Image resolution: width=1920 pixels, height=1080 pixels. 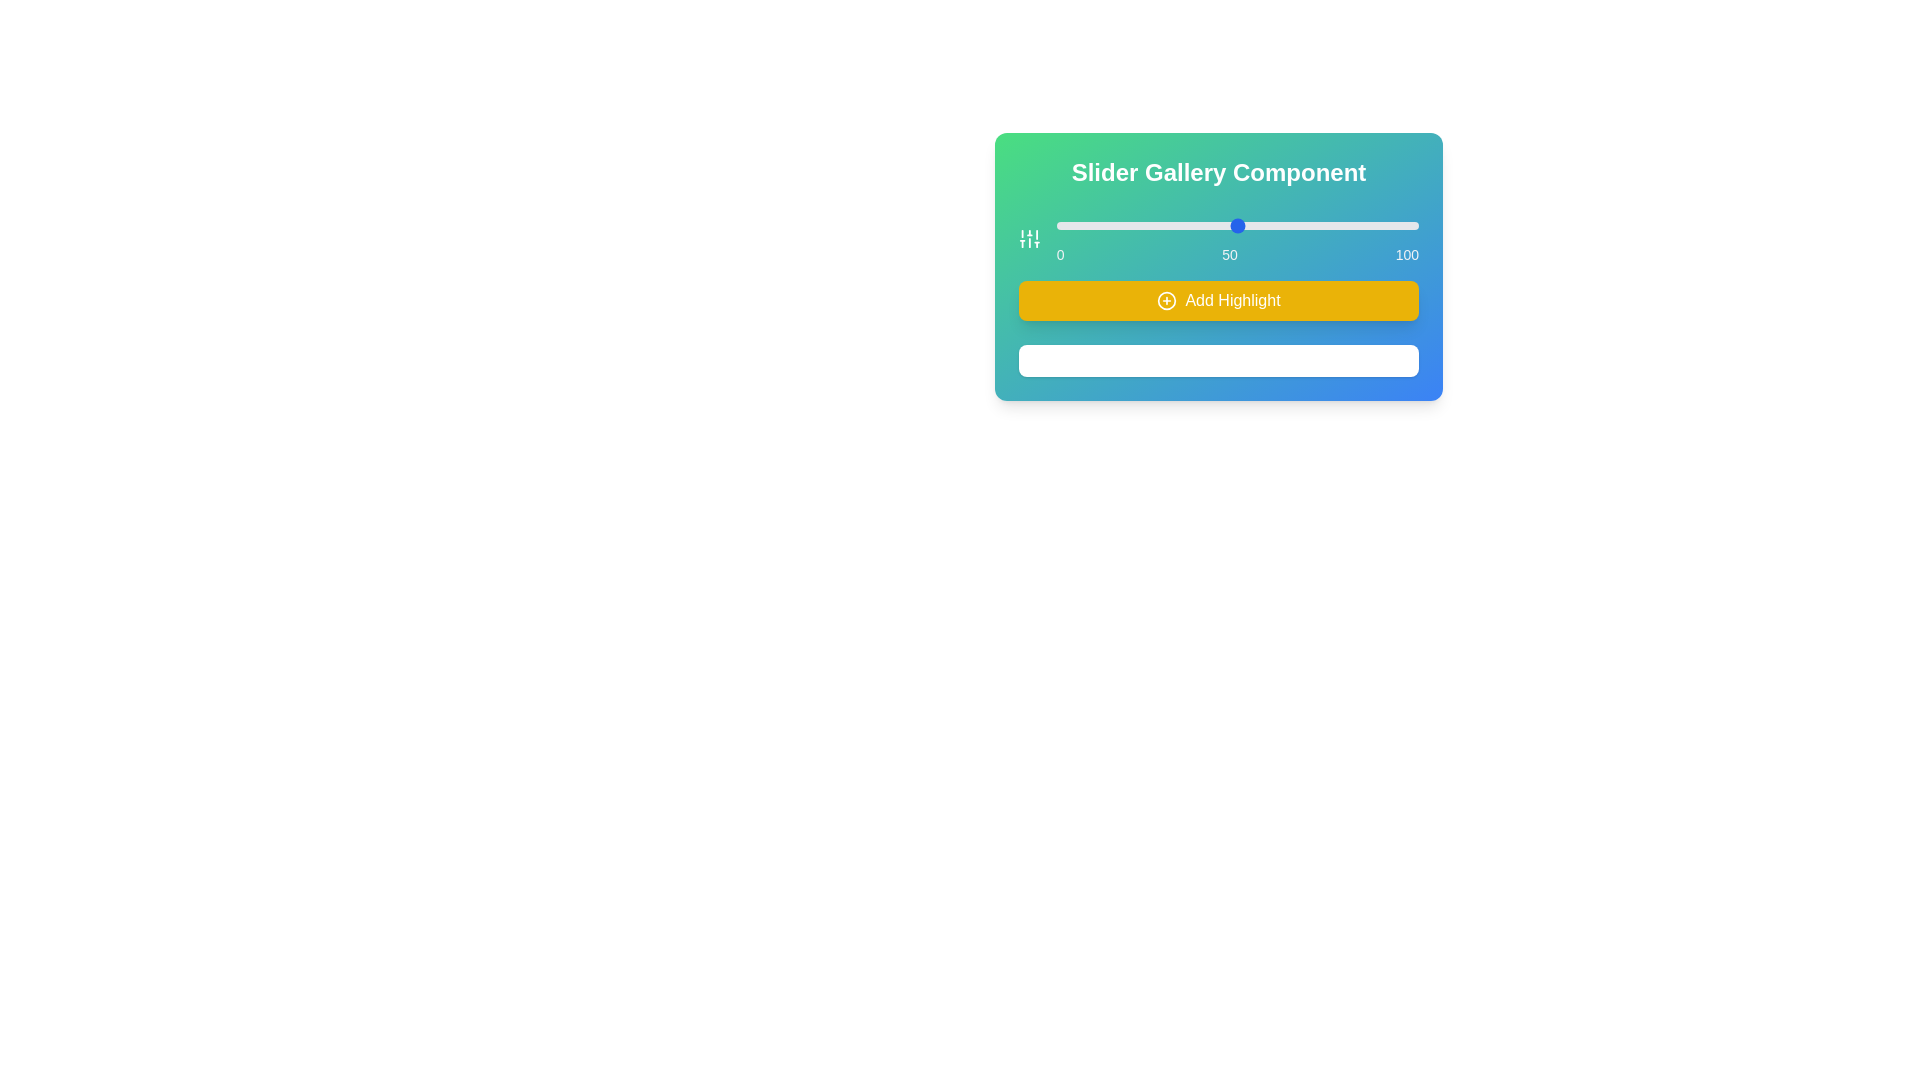 What do you see at coordinates (1132, 225) in the screenshot?
I see `the slider value` at bounding box center [1132, 225].